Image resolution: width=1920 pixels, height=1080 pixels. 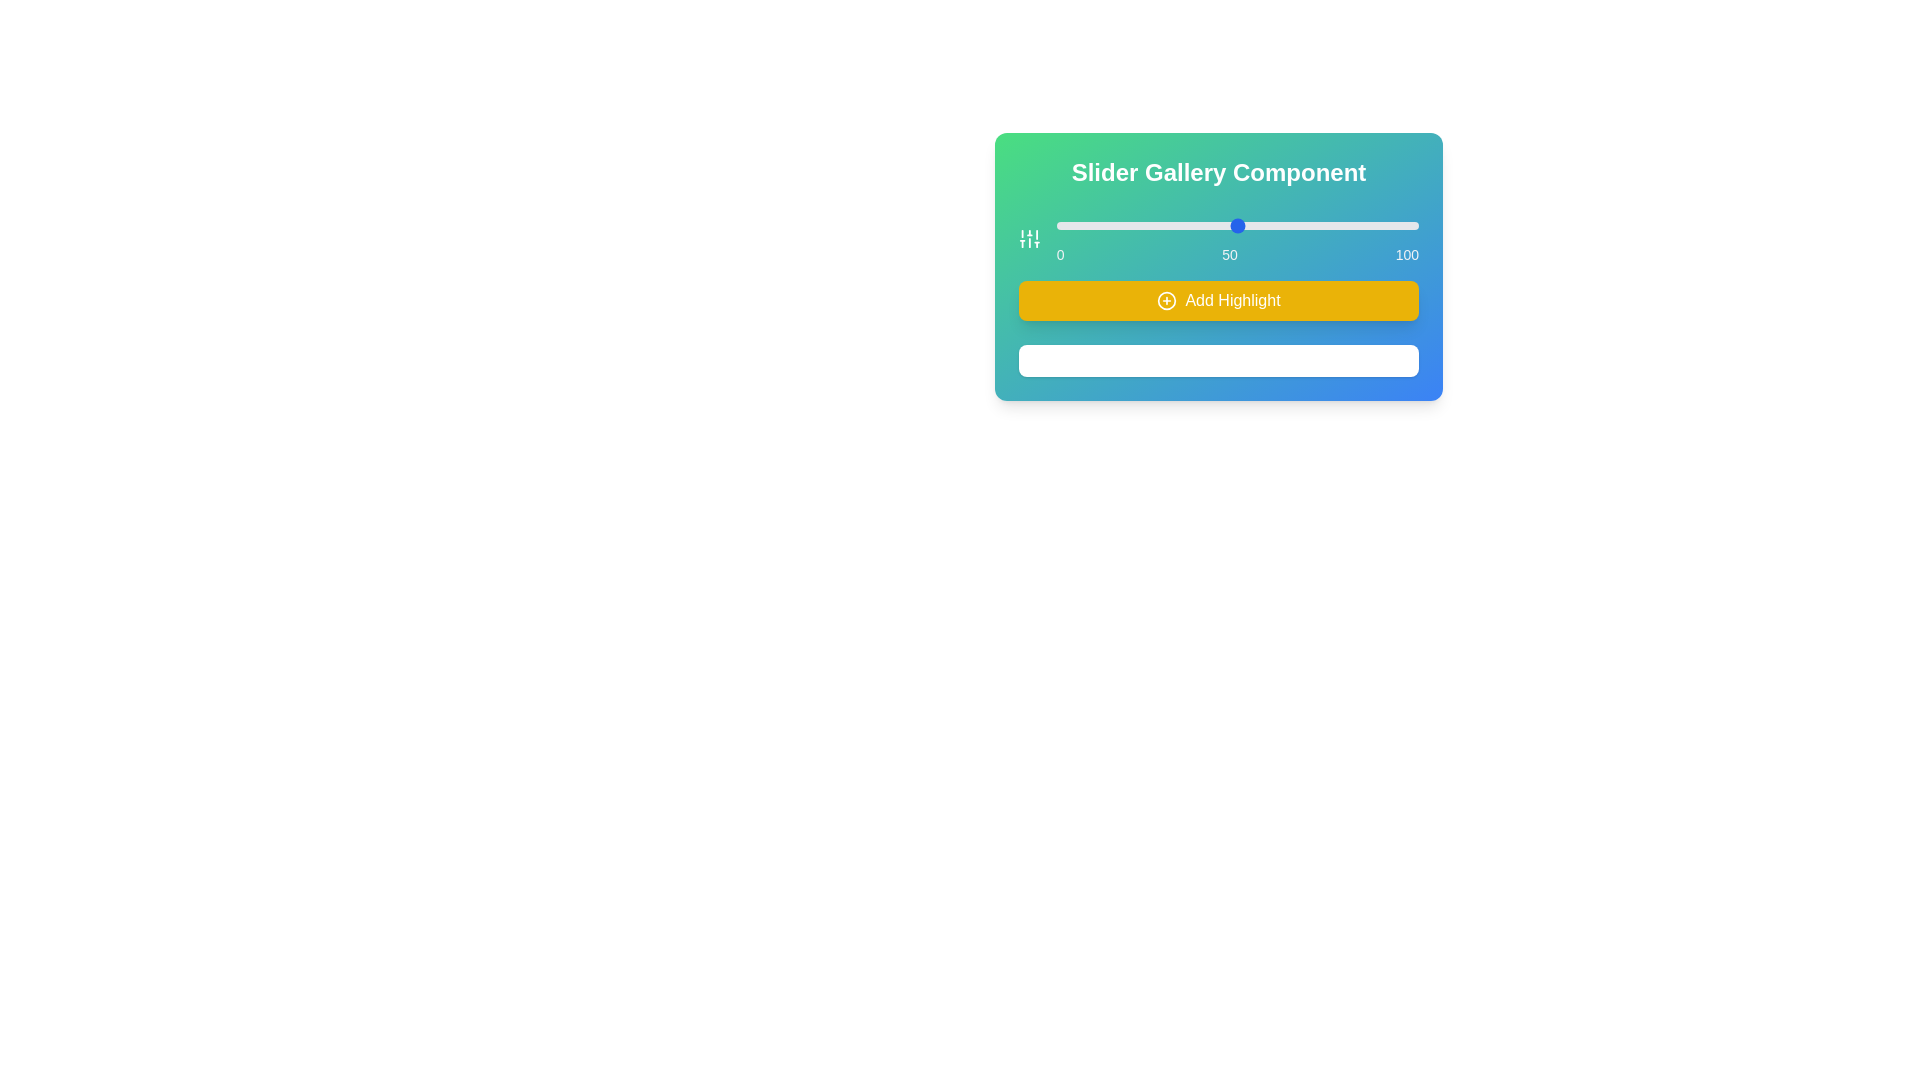 What do you see at coordinates (1132, 225) in the screenshot?
I see `the slider value` at bounding box center [1132, 225].